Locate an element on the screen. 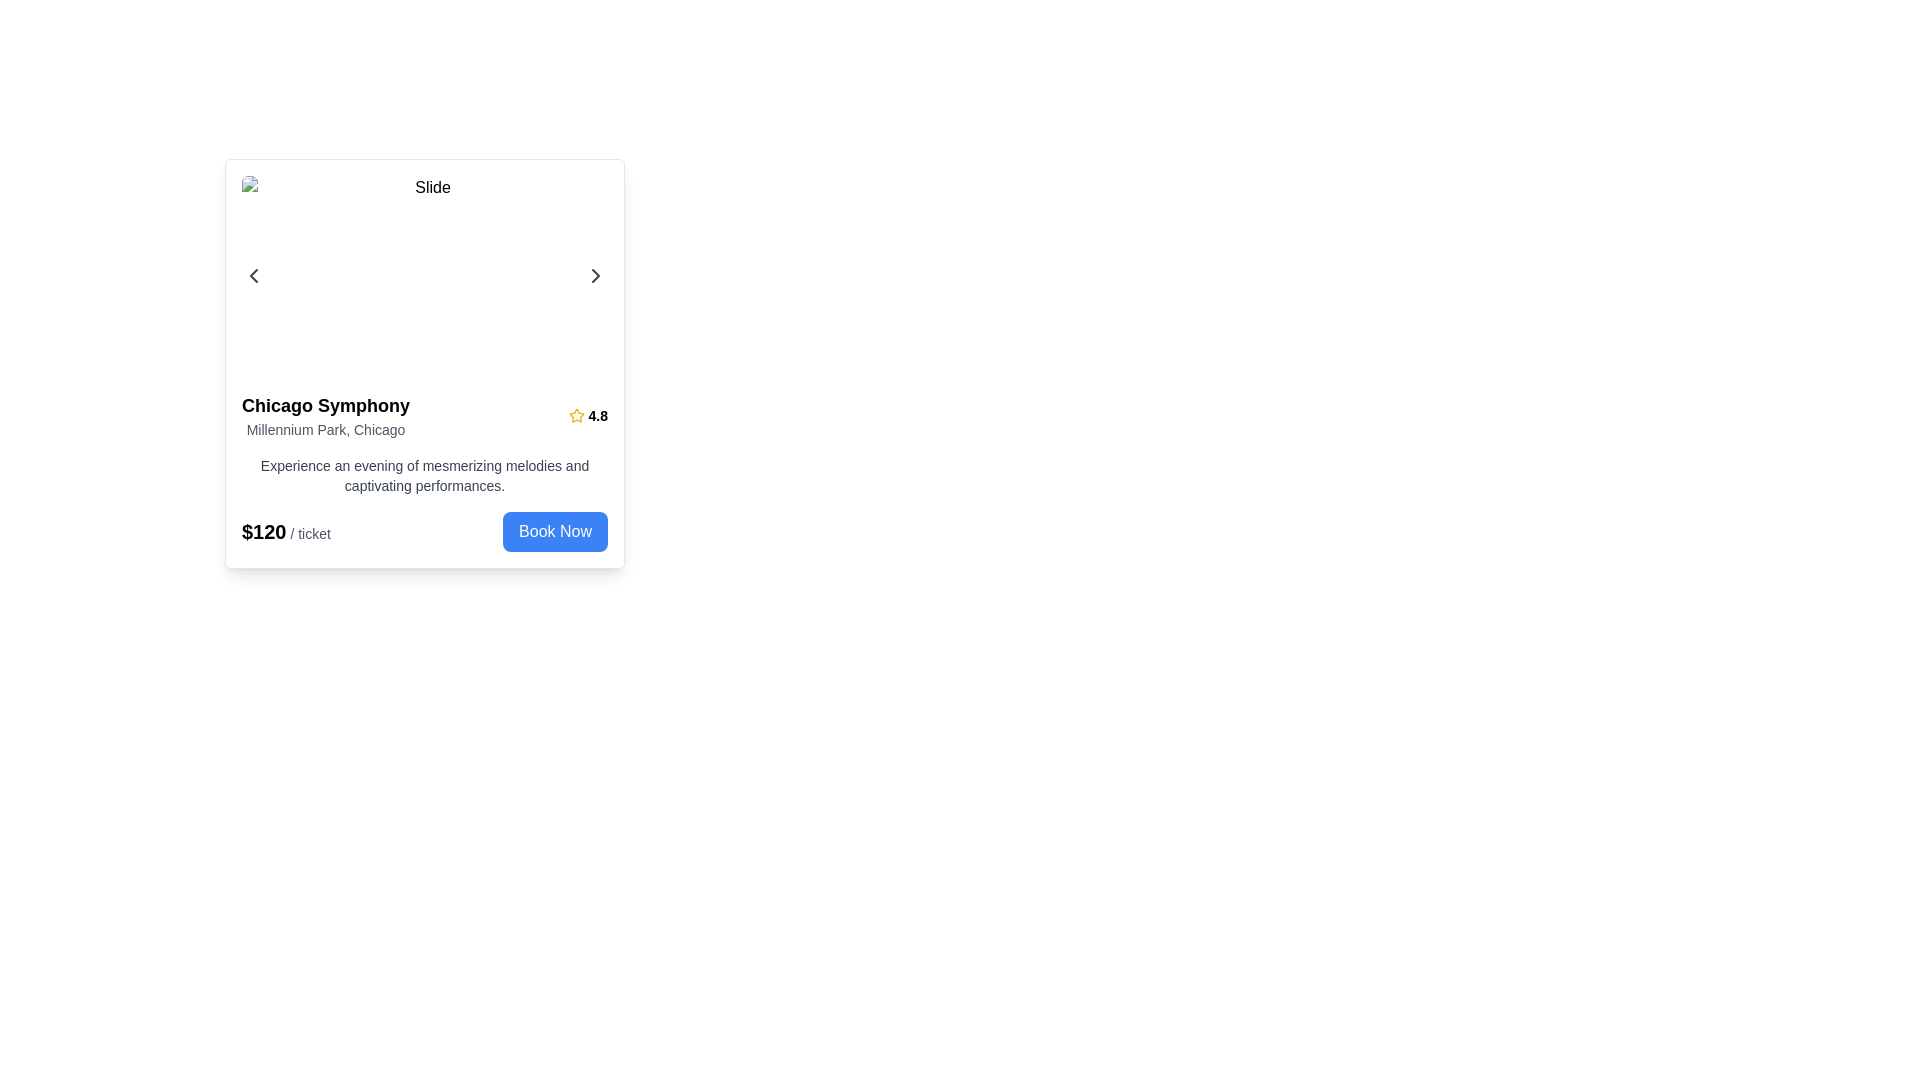 The height and width of the screenshot is (1080, 1920). the 'Book Now' button, which is a blue rectangular button with white text located in the lower right section of the card beneath the pricing information is located at coordinates (555, 531).